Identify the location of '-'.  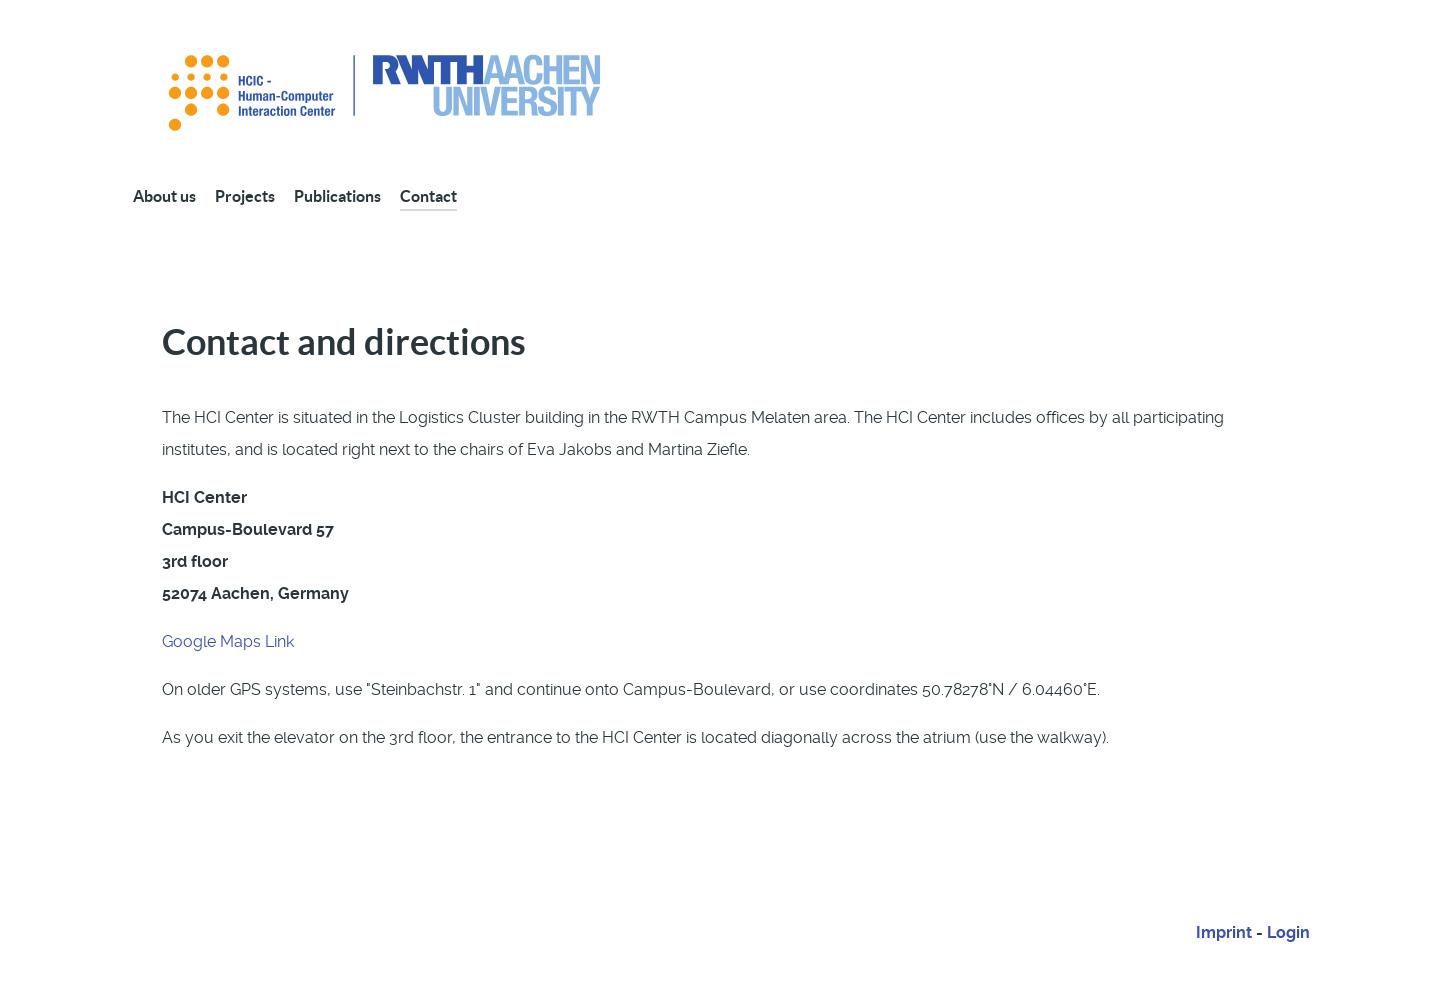
(1259, 932).